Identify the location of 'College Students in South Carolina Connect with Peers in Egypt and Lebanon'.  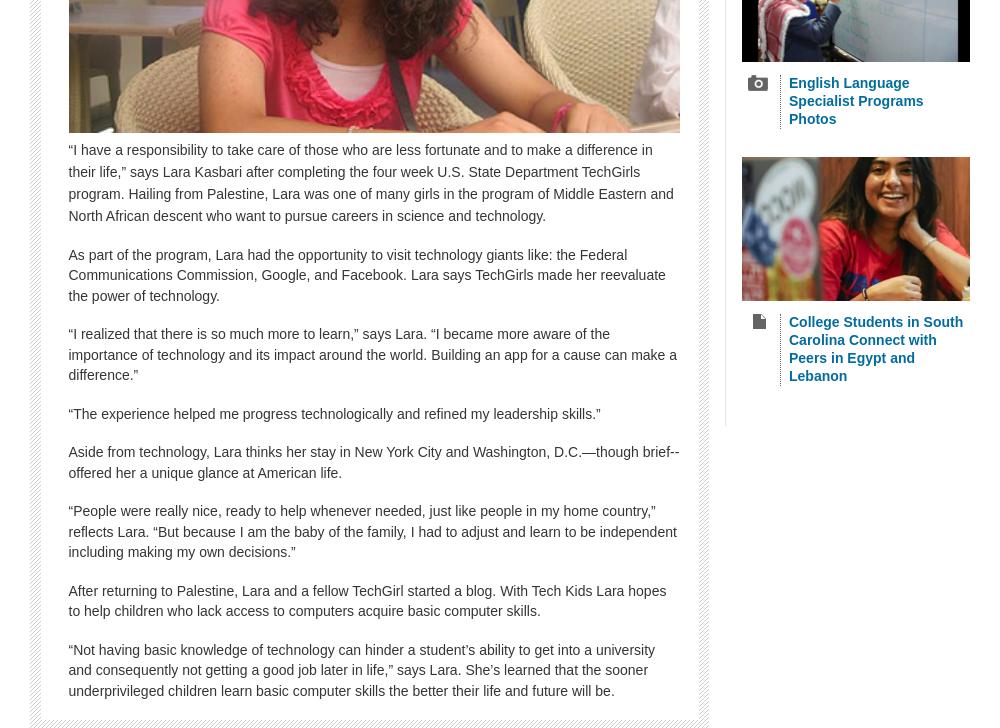
(876, 347).